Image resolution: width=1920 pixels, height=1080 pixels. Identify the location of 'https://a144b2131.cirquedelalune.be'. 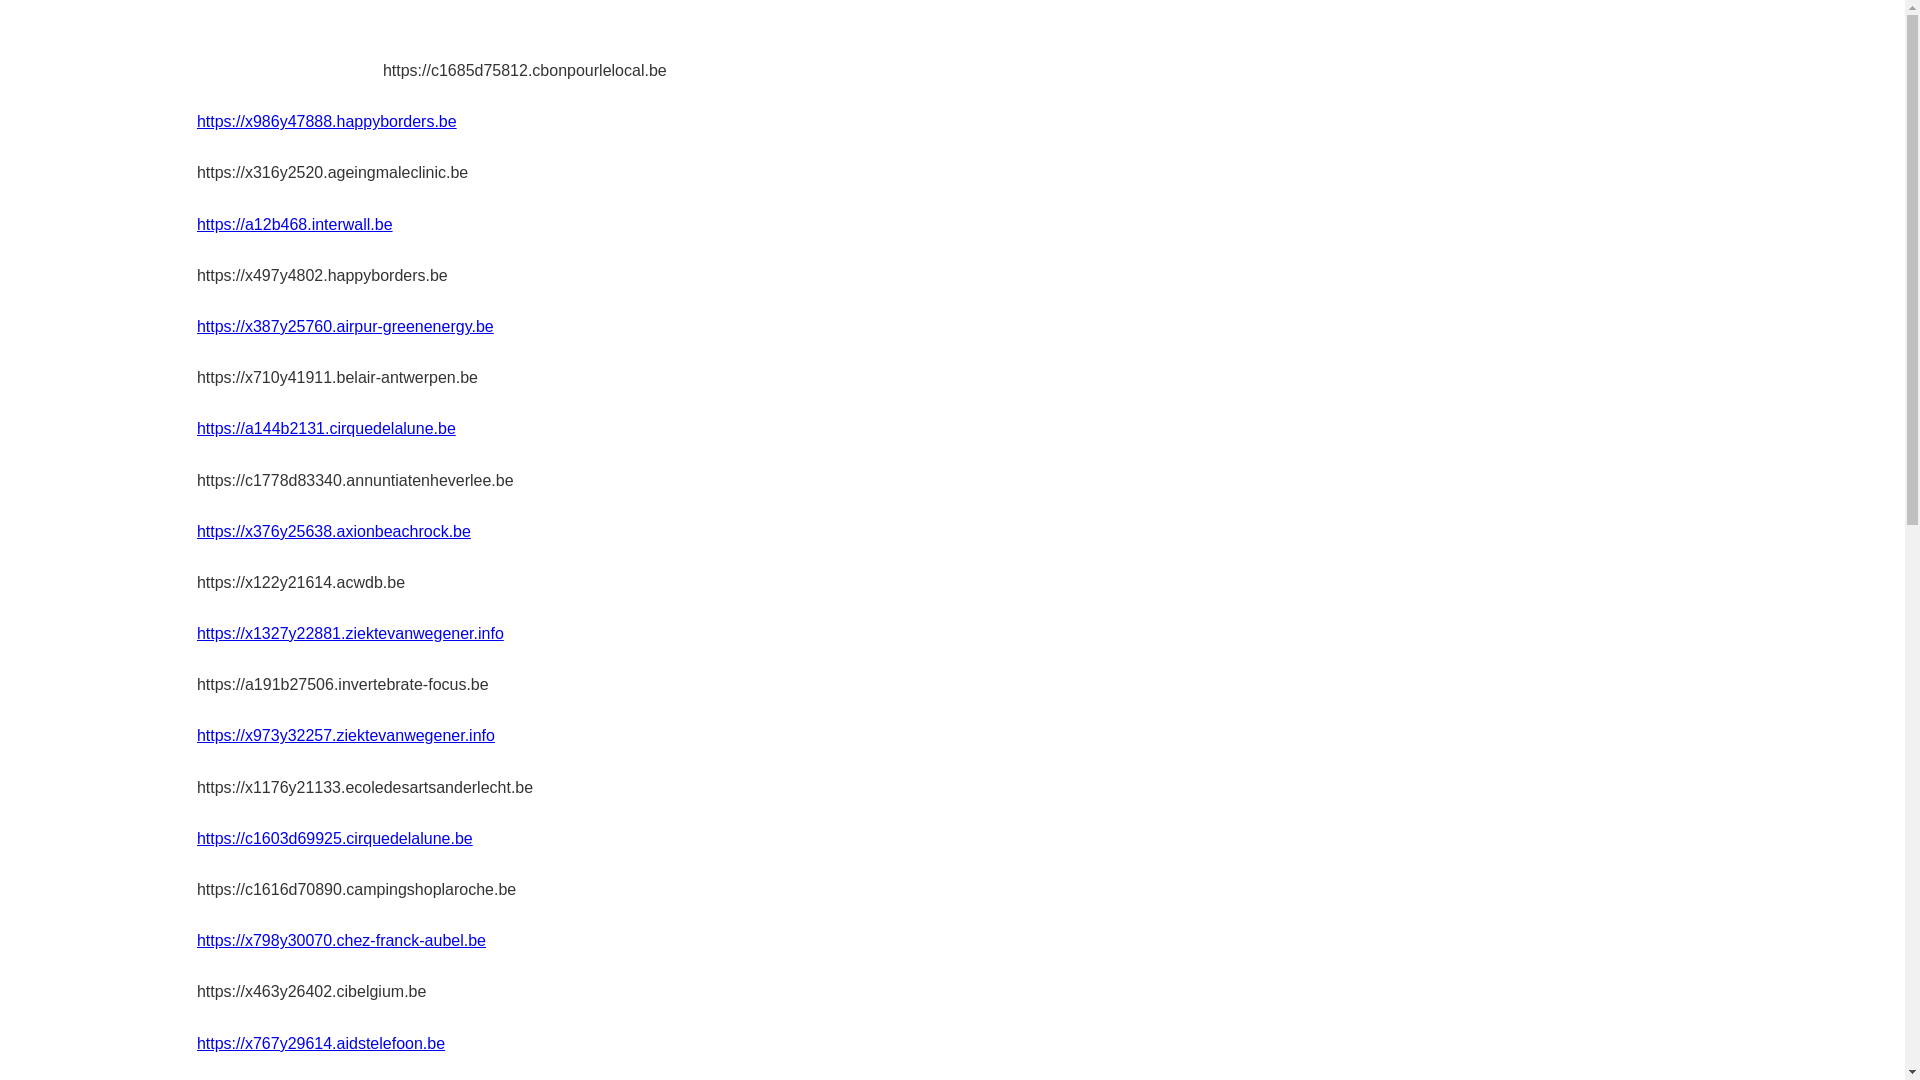
(326, 427).